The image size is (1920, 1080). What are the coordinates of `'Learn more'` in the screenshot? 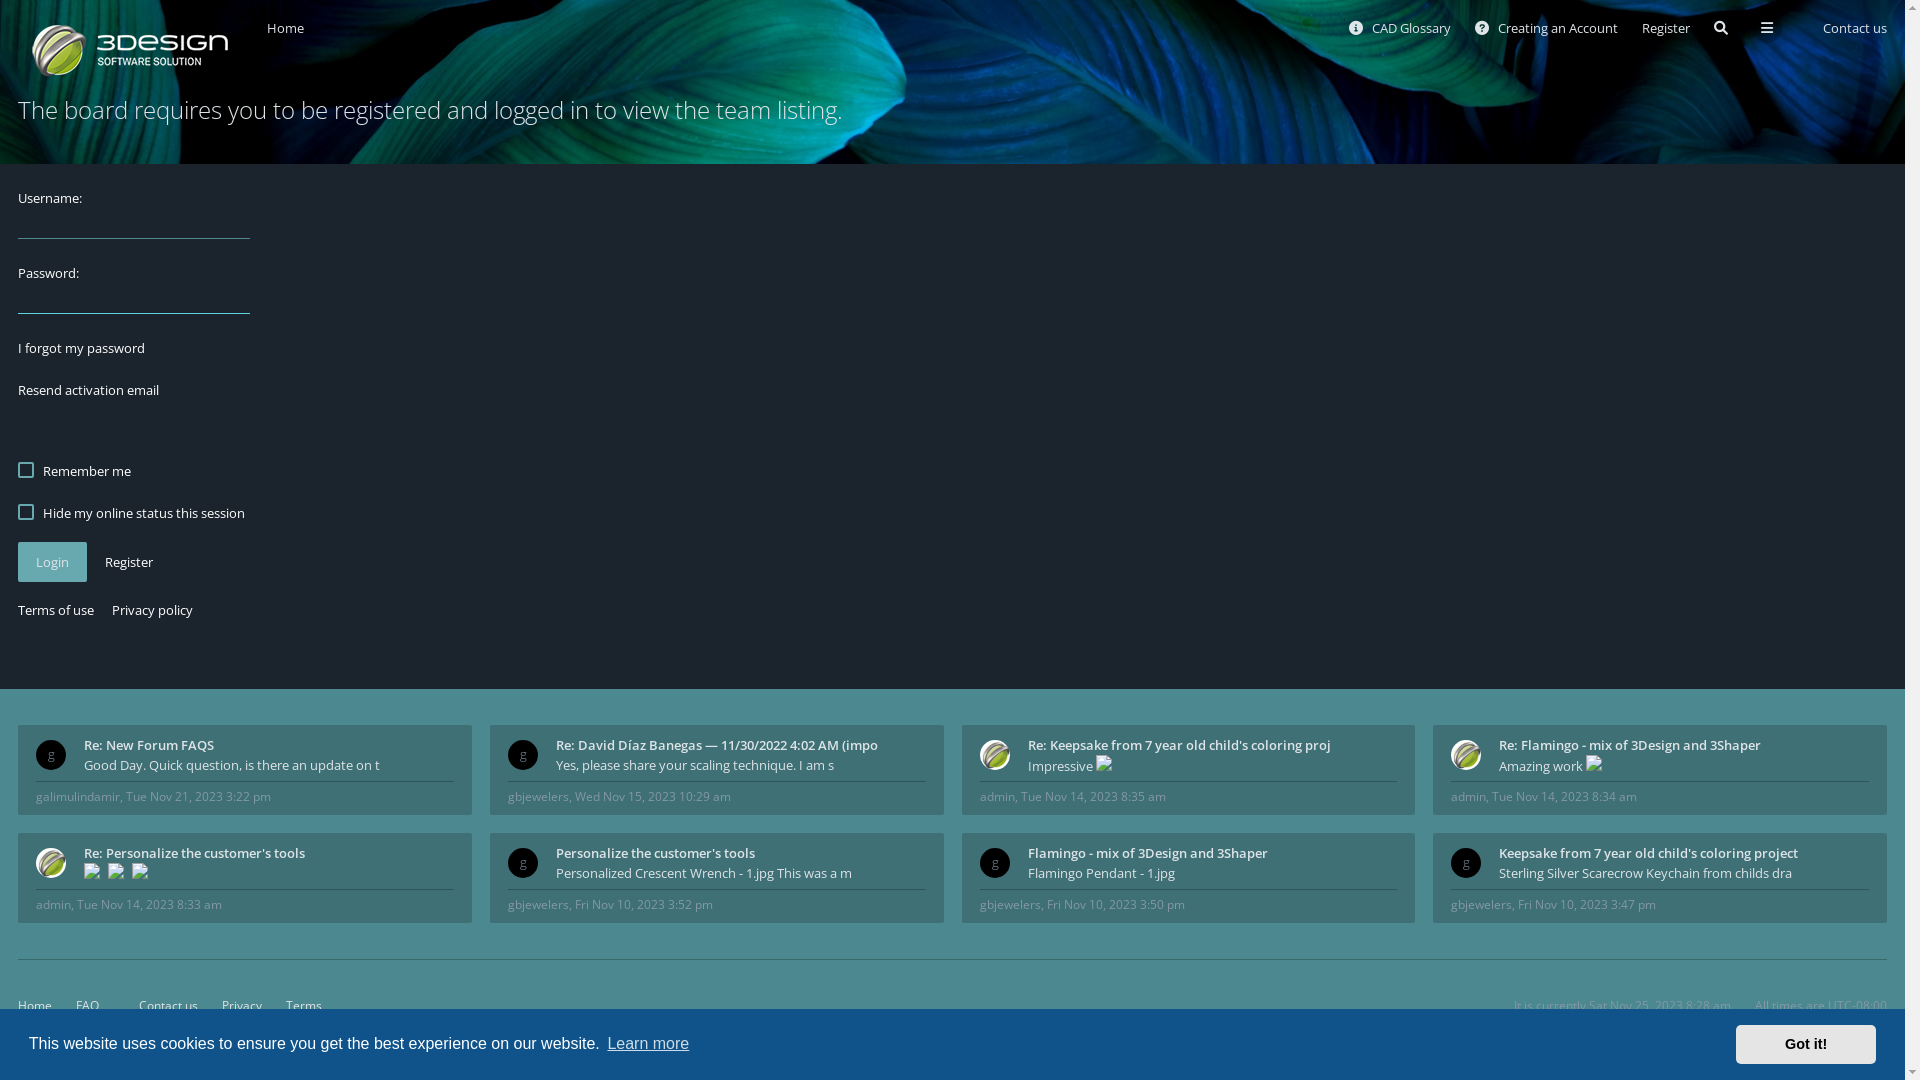 It's located at (648, 1043).